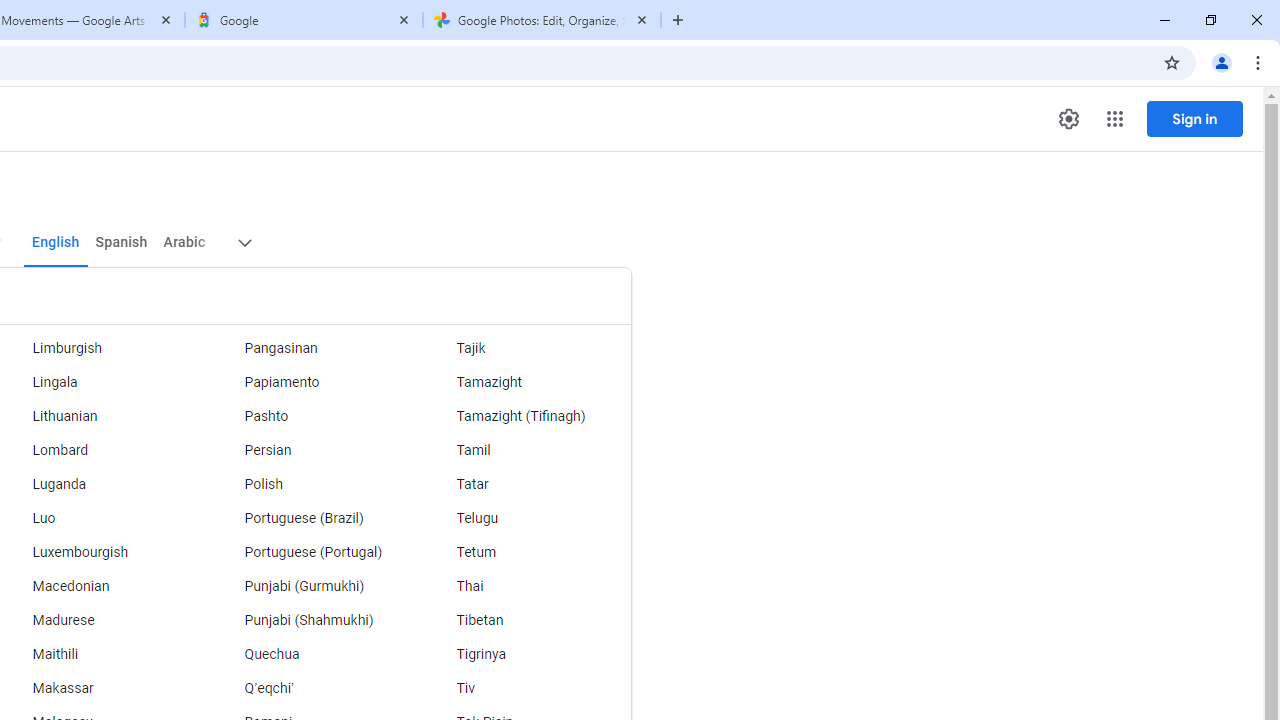 This screenshot has height=720, width=1280. I want to click on 'Thai', so click(525, 586).